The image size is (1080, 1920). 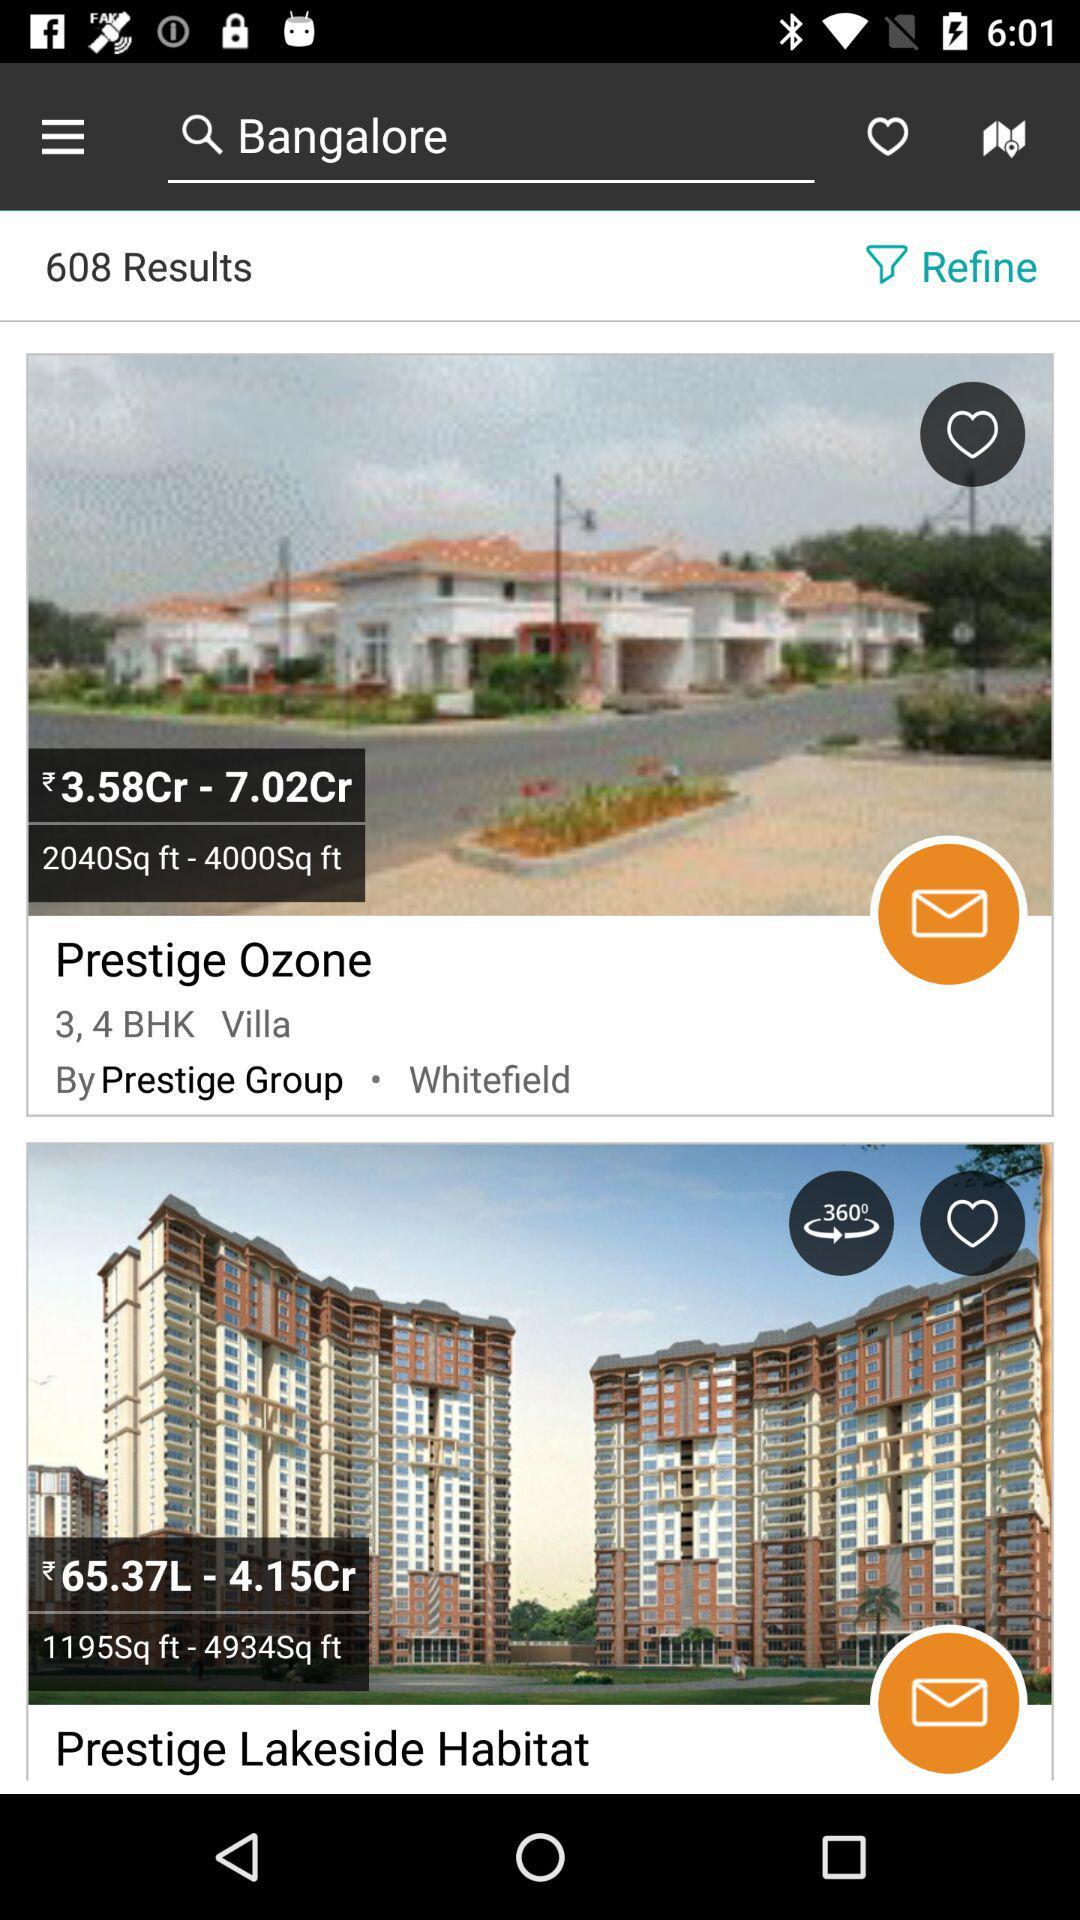 What do you see at coordinates (886, 135) in the screenshot?
I see `make as a favorite search` at bounding box center [886, 135].